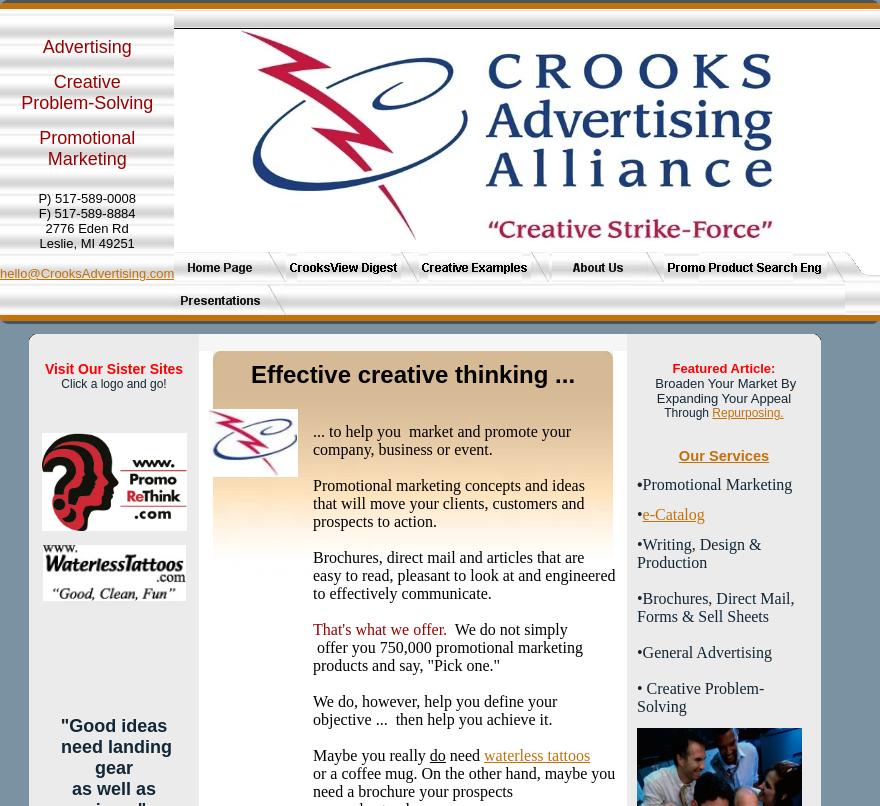 The height and width of the screenshot is (806, 880). Describe the element at coordinates (85, 212) in the screenshot. I see `'F) 517-589-8884'` at that location.